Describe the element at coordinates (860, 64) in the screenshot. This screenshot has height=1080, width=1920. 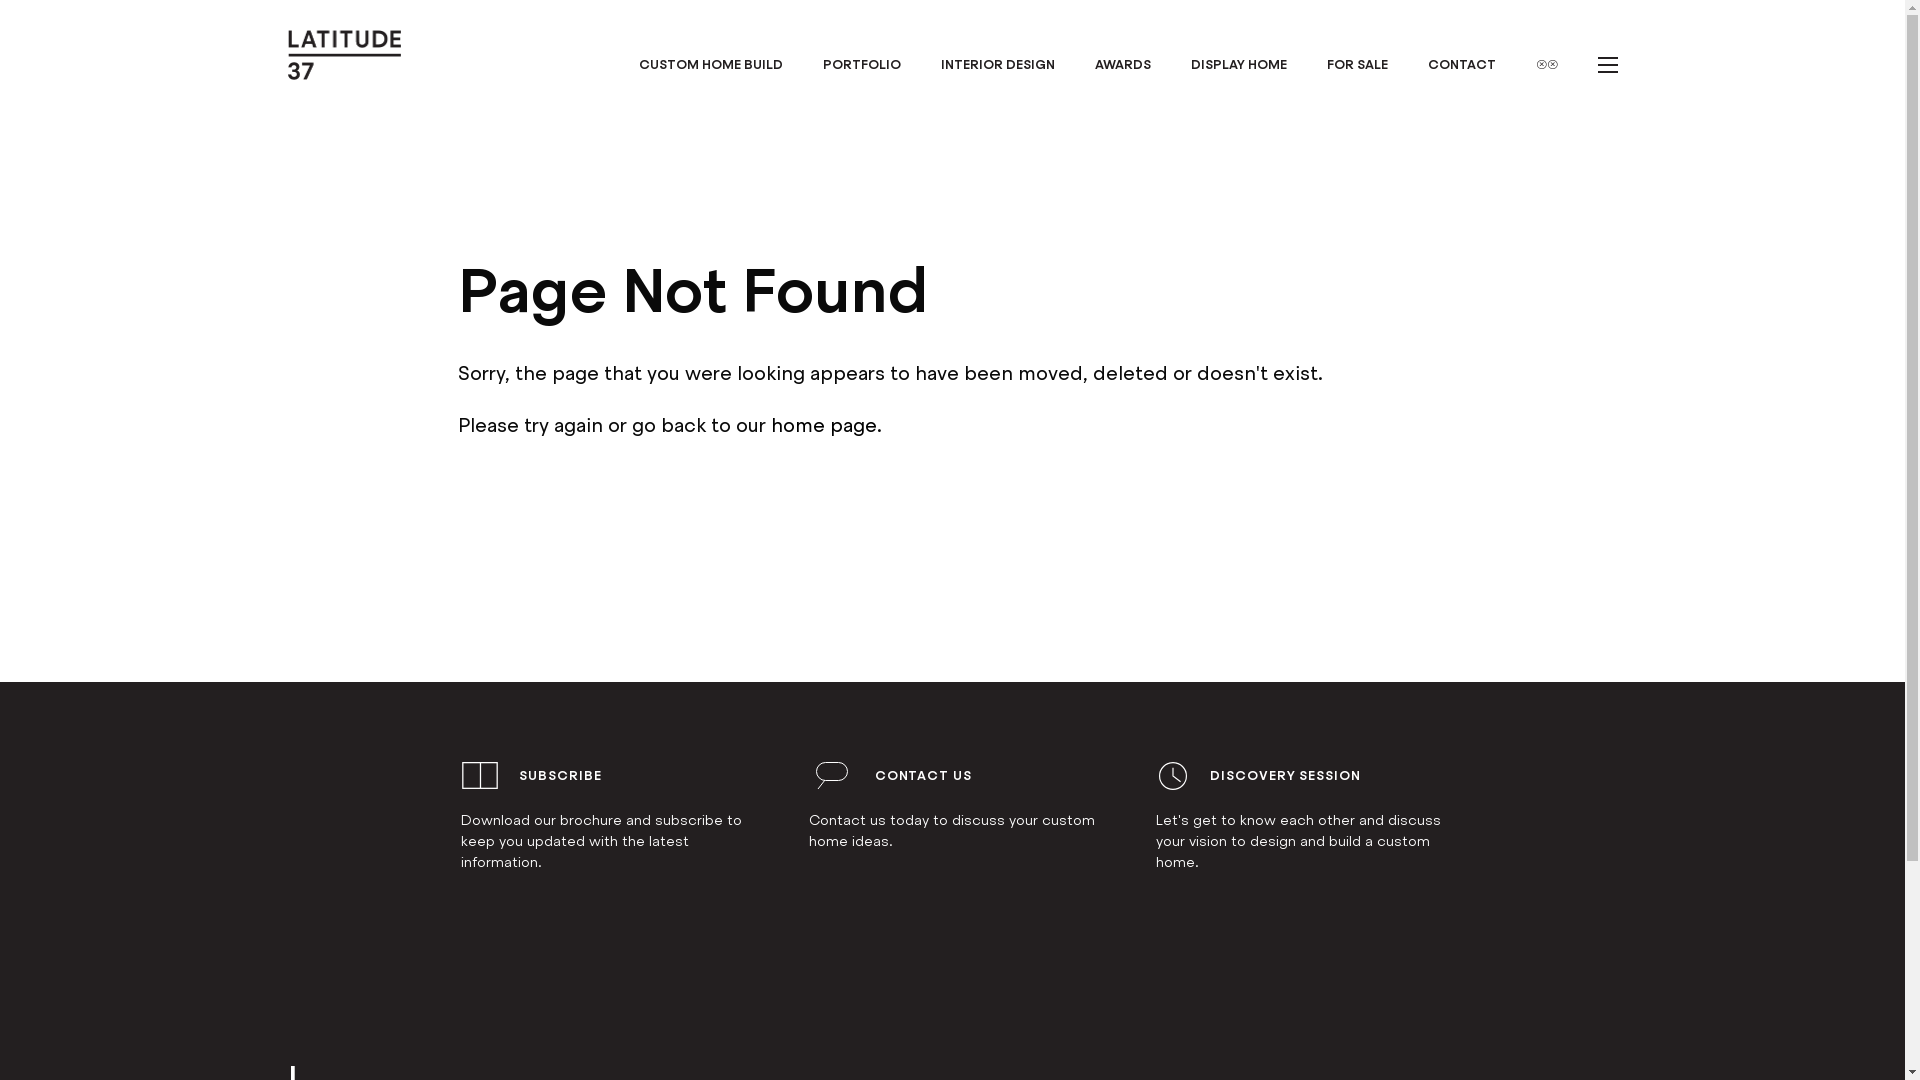
I see `'PORTFOLIO'` at that location.